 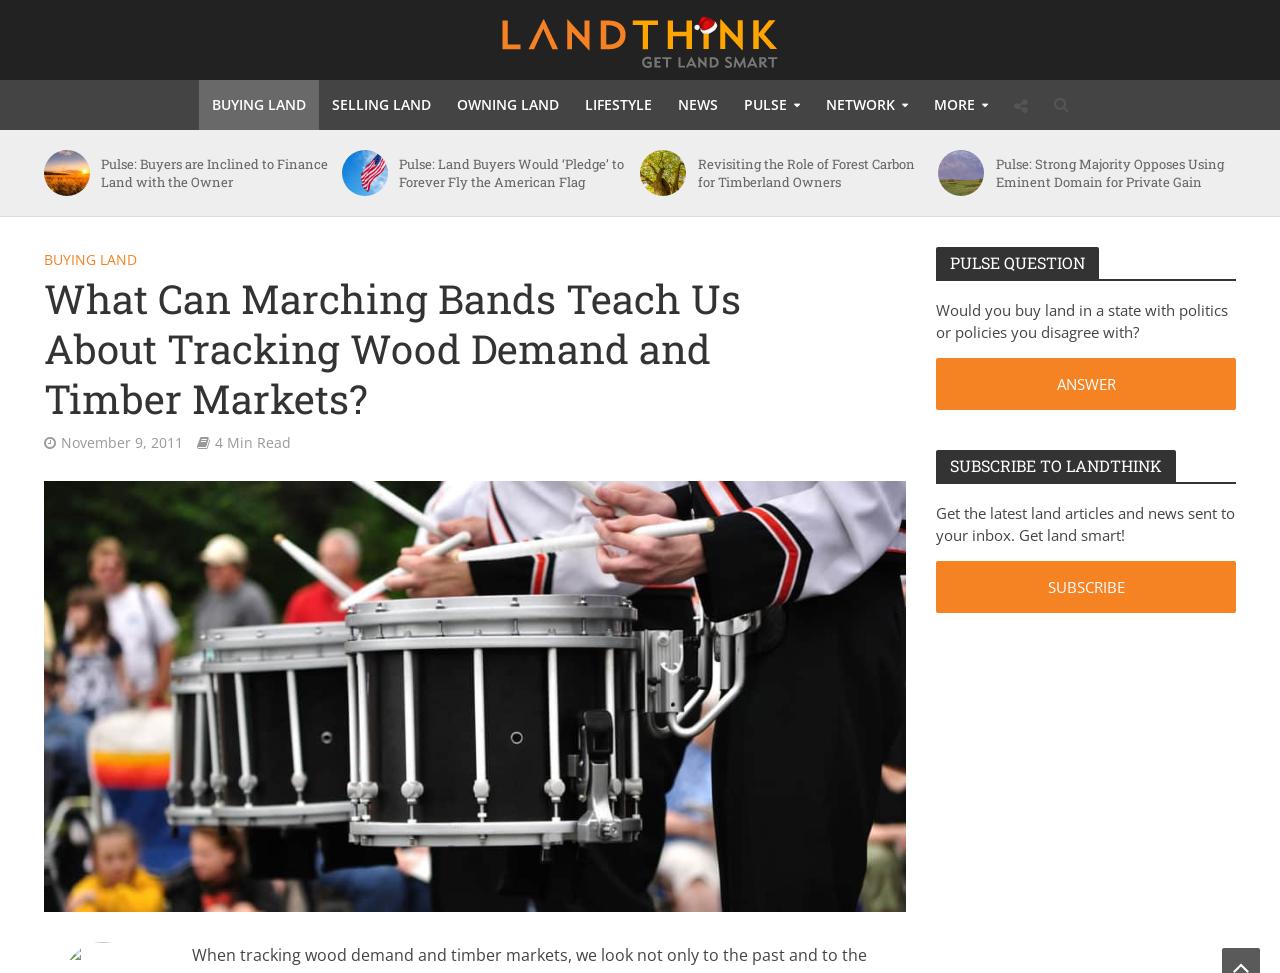 What do you see at coordinates (1084, 383) in the screenshot?
I see `'ANSWER'` at bounding box center [1084, 383].